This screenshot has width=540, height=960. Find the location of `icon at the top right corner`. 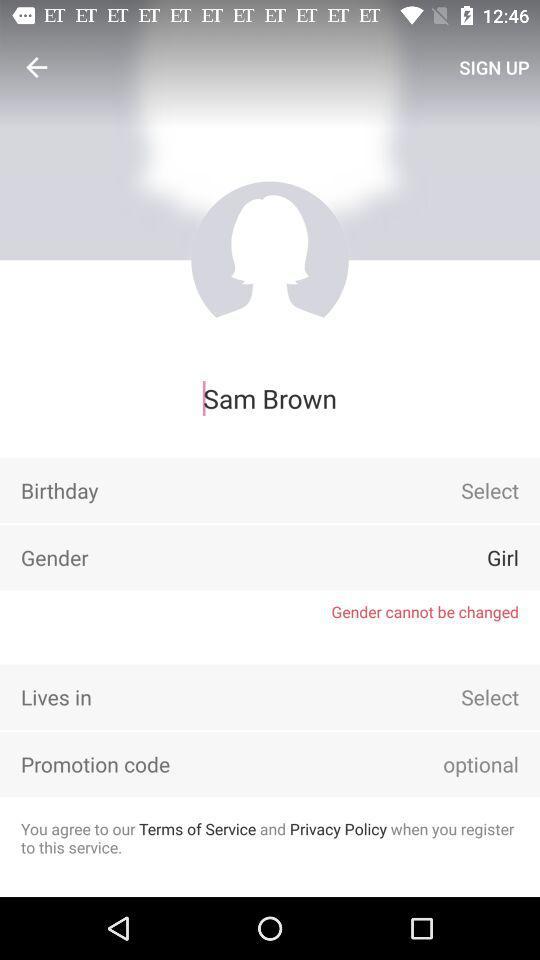

icon at the top right corner is located at coordinates (493, 67).